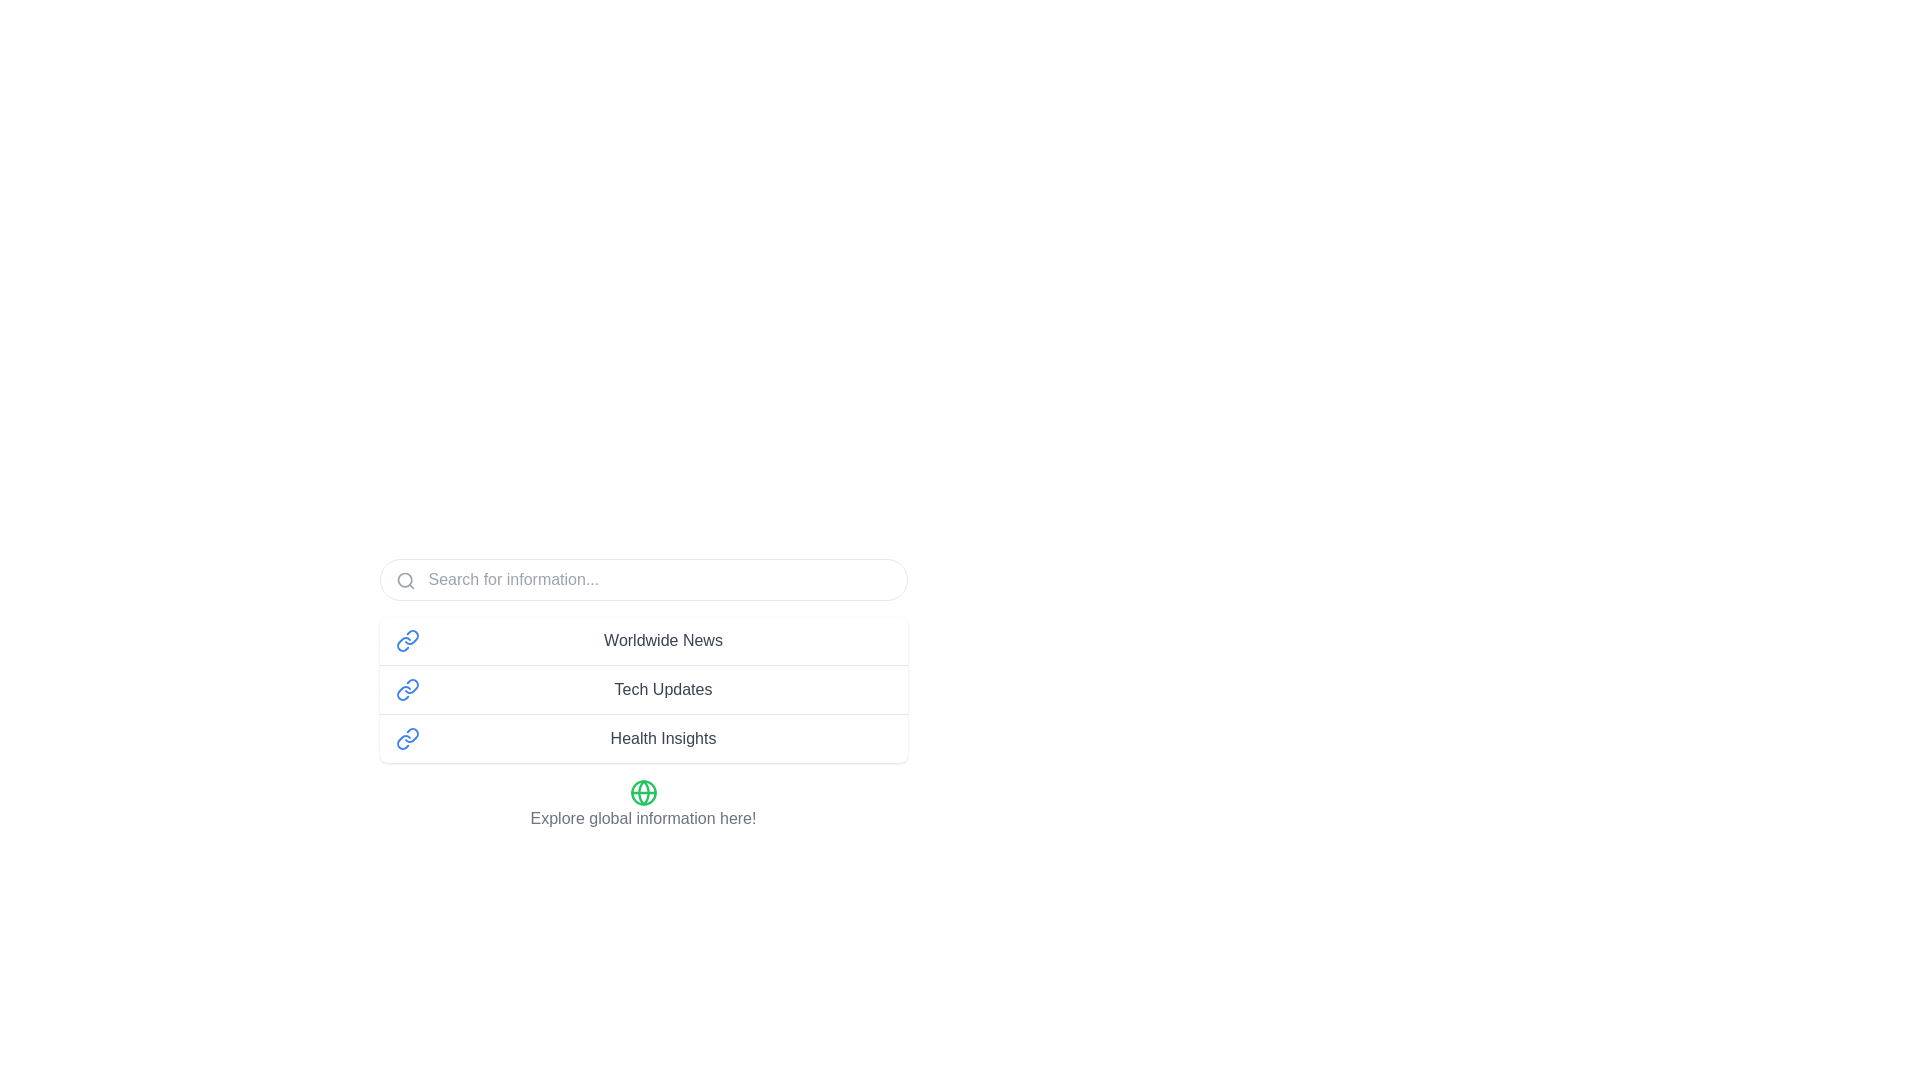  Describe the element at coordinates (663, 640) in the screenshot. I see `the hyperlink that redirects to worldwide news, which is the first item in the vertical list below the search bar` at that location.